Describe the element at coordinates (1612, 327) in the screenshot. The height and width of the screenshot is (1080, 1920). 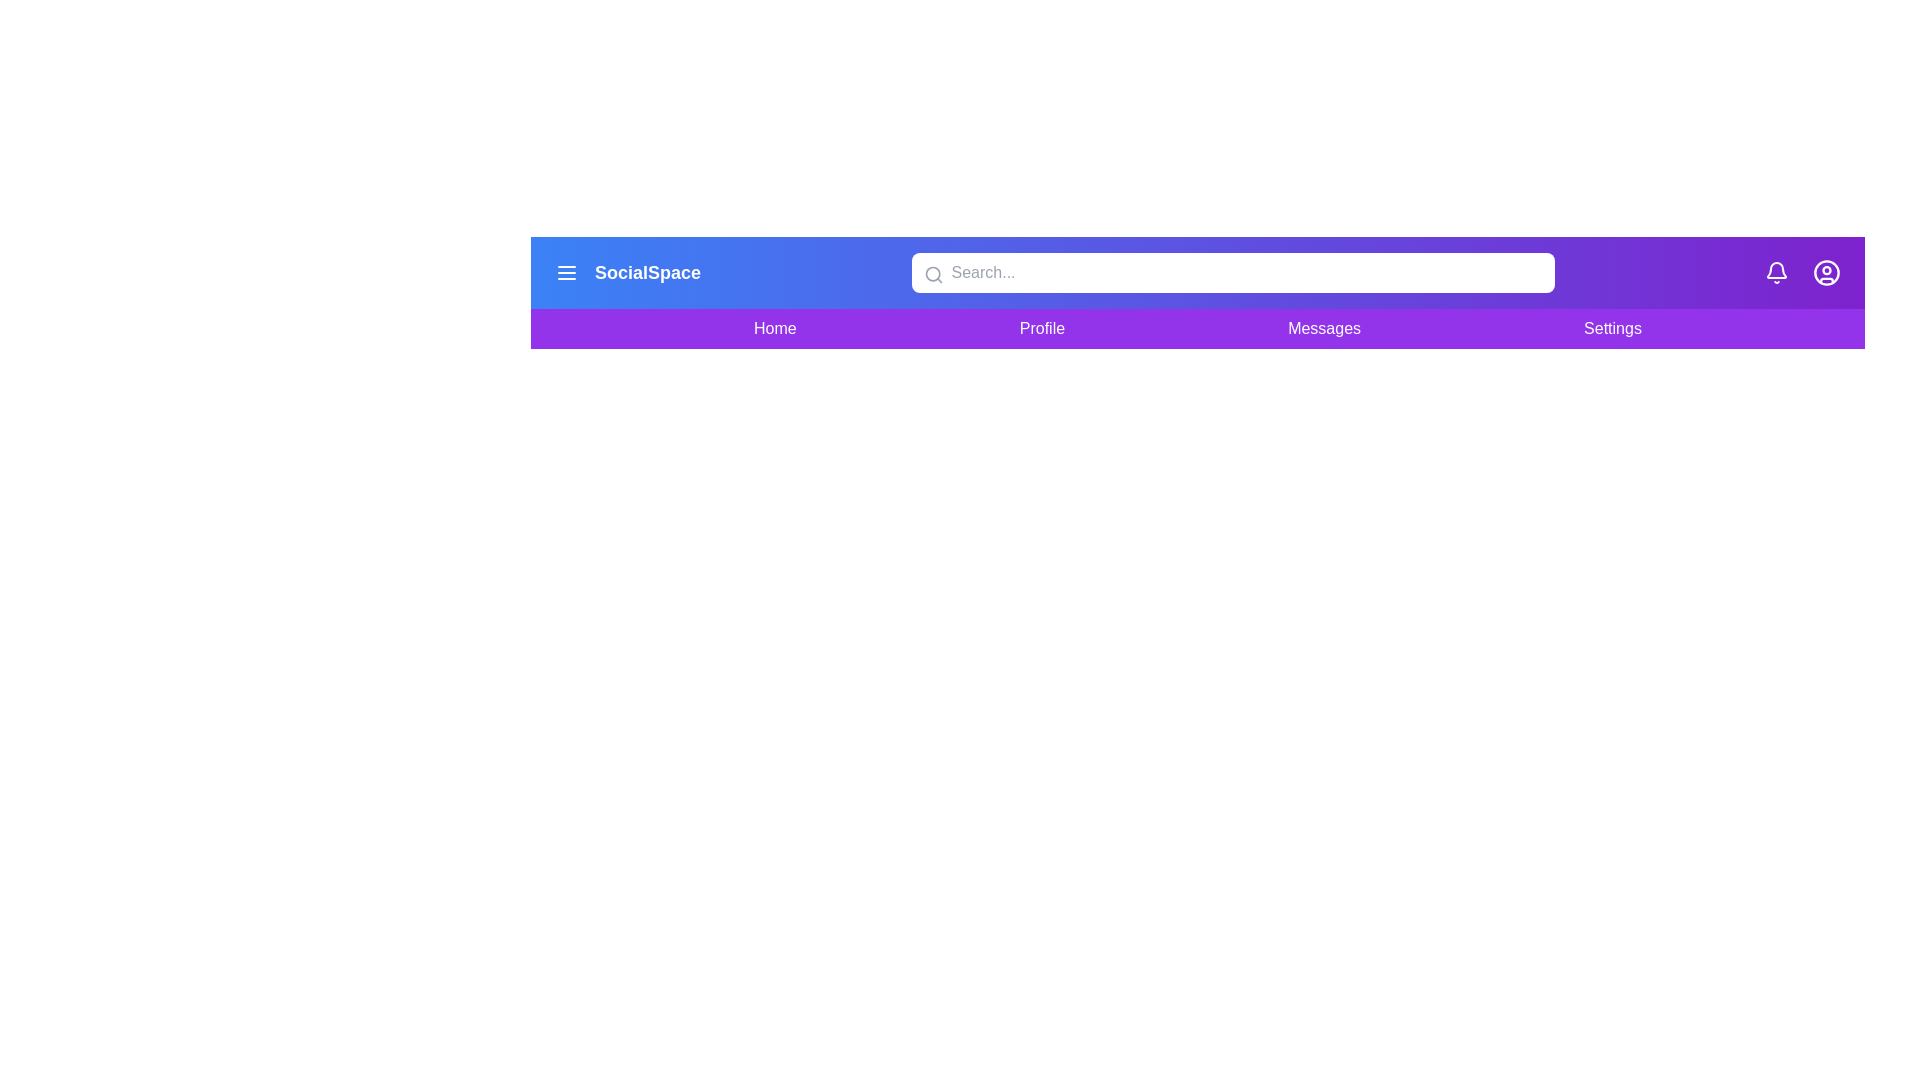
I see `the navigation link Settings to observe visual feedback` at that location.